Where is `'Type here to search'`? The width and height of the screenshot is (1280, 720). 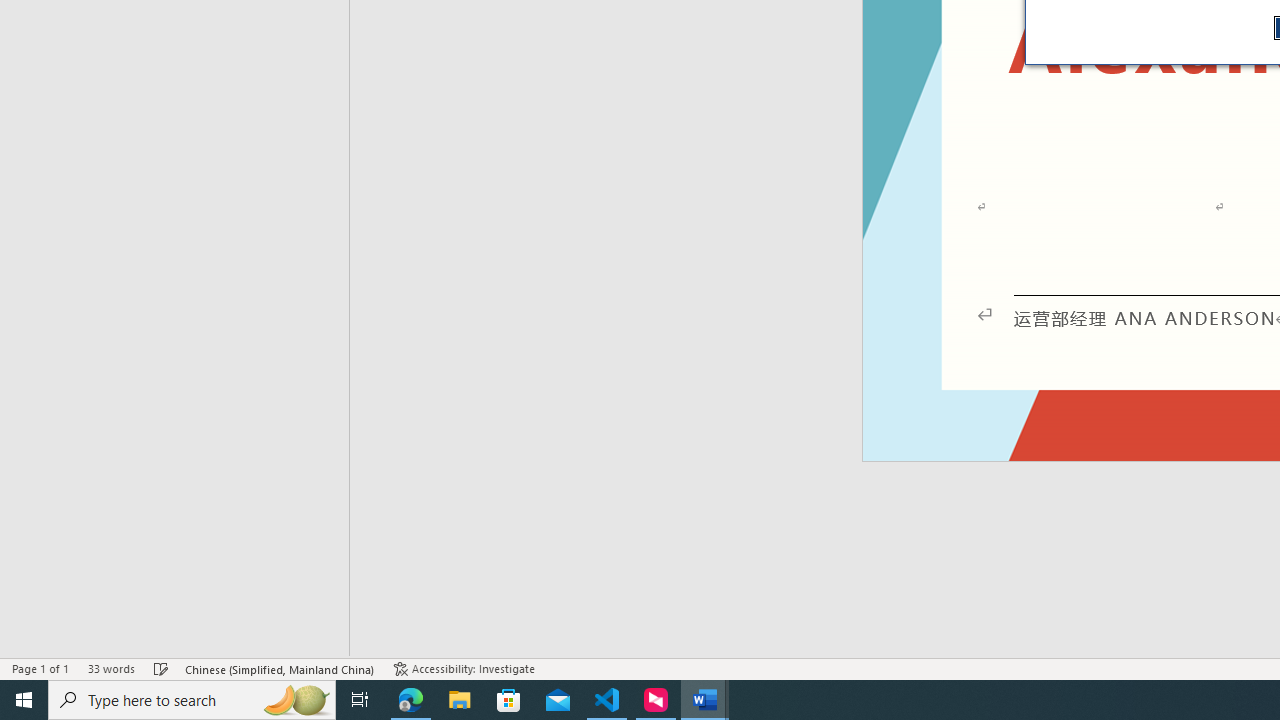
'Type here to search' is located at coordinates (192, 698).